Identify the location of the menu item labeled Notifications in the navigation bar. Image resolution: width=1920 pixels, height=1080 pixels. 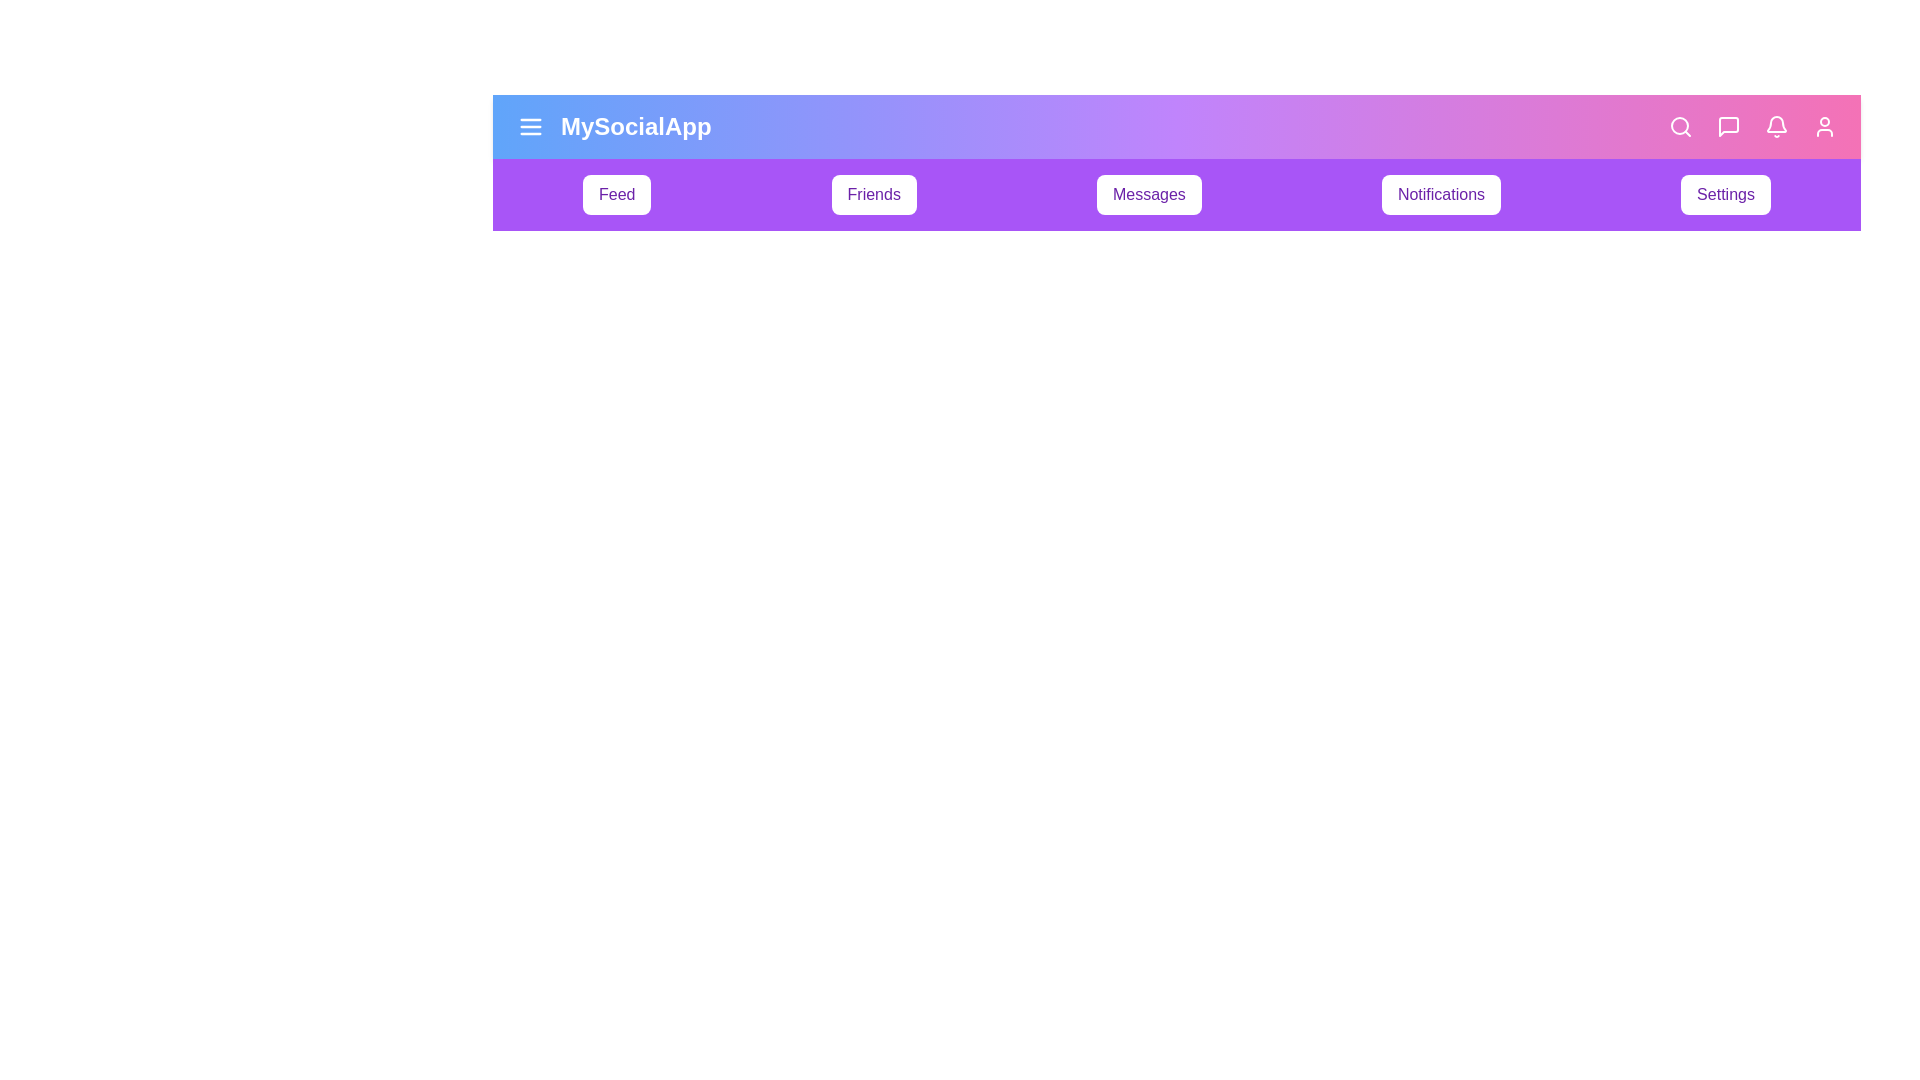
(1441, 195).